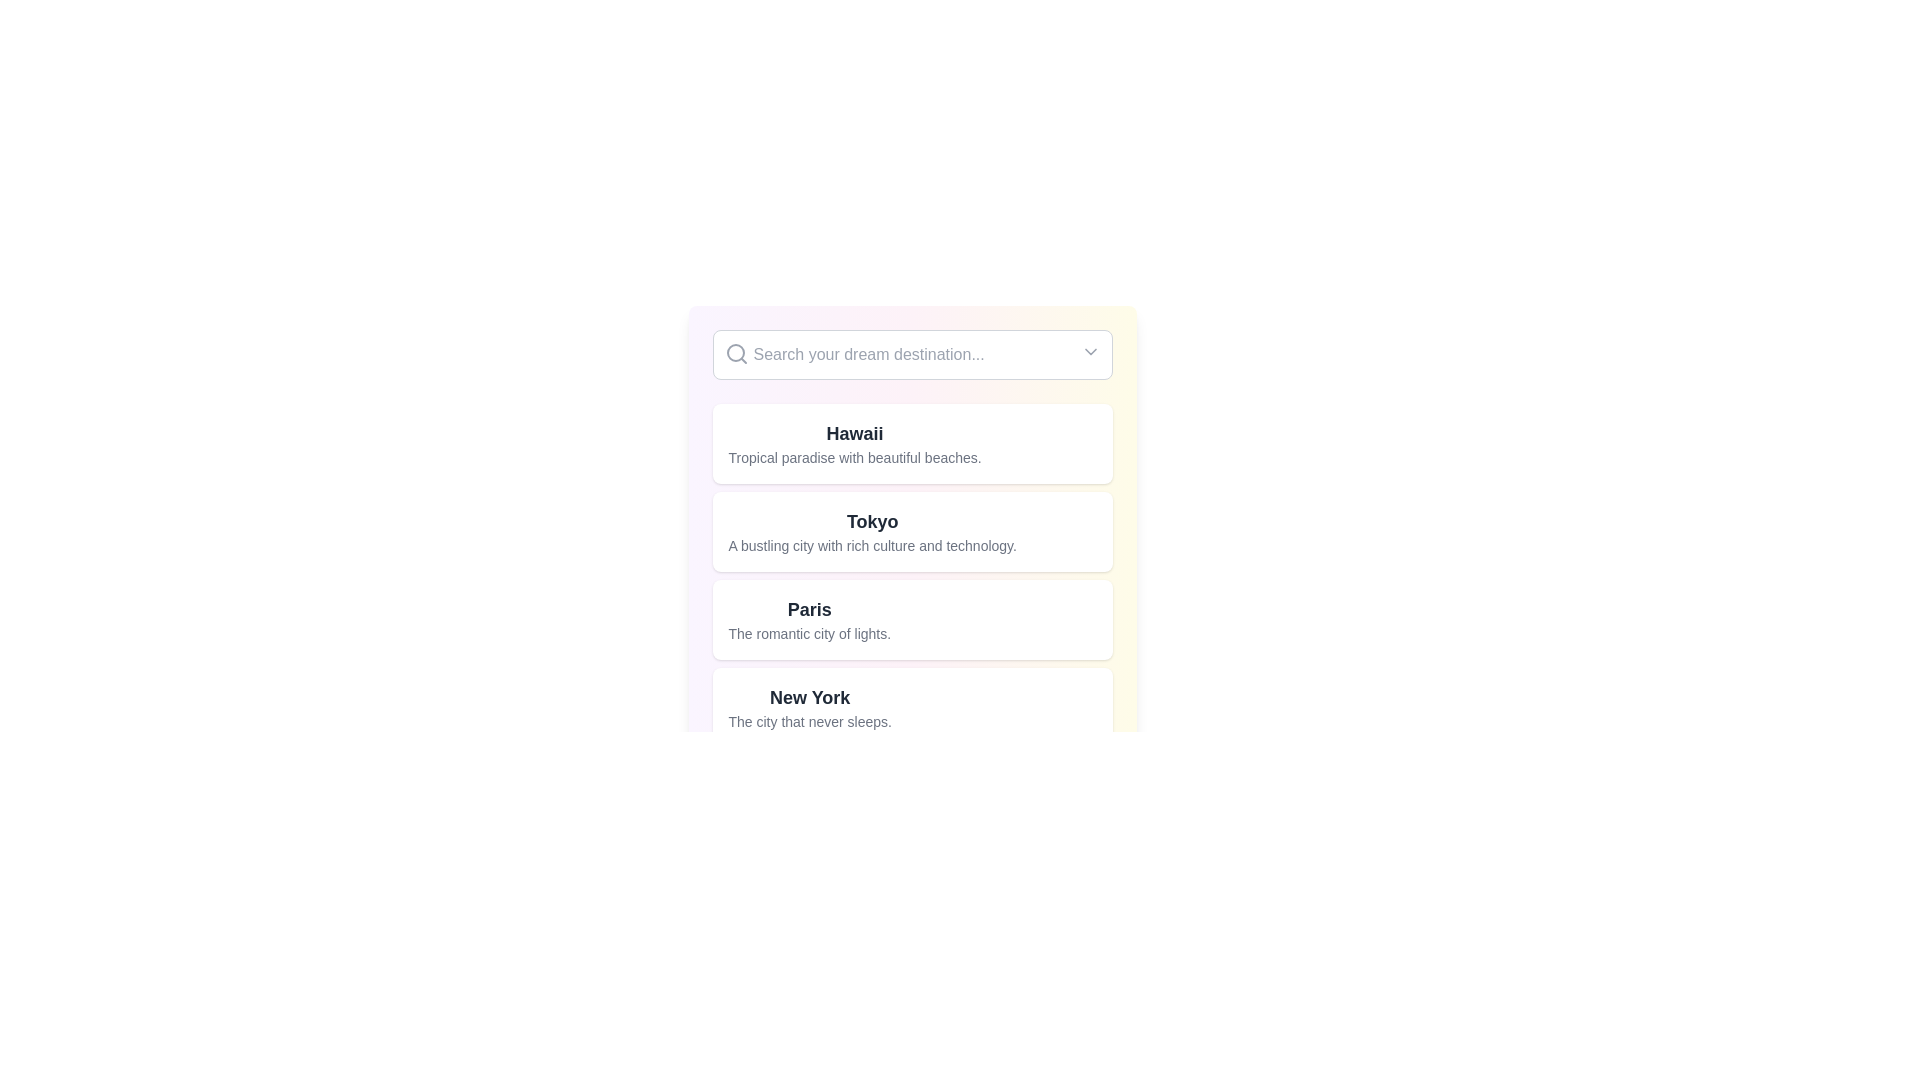 Image resolution: width=1920 pixels, height=1080 pixels. I want to click on the 'New York' destination label located at the top of the destination card in the sidebar menu, so click(810, 697).